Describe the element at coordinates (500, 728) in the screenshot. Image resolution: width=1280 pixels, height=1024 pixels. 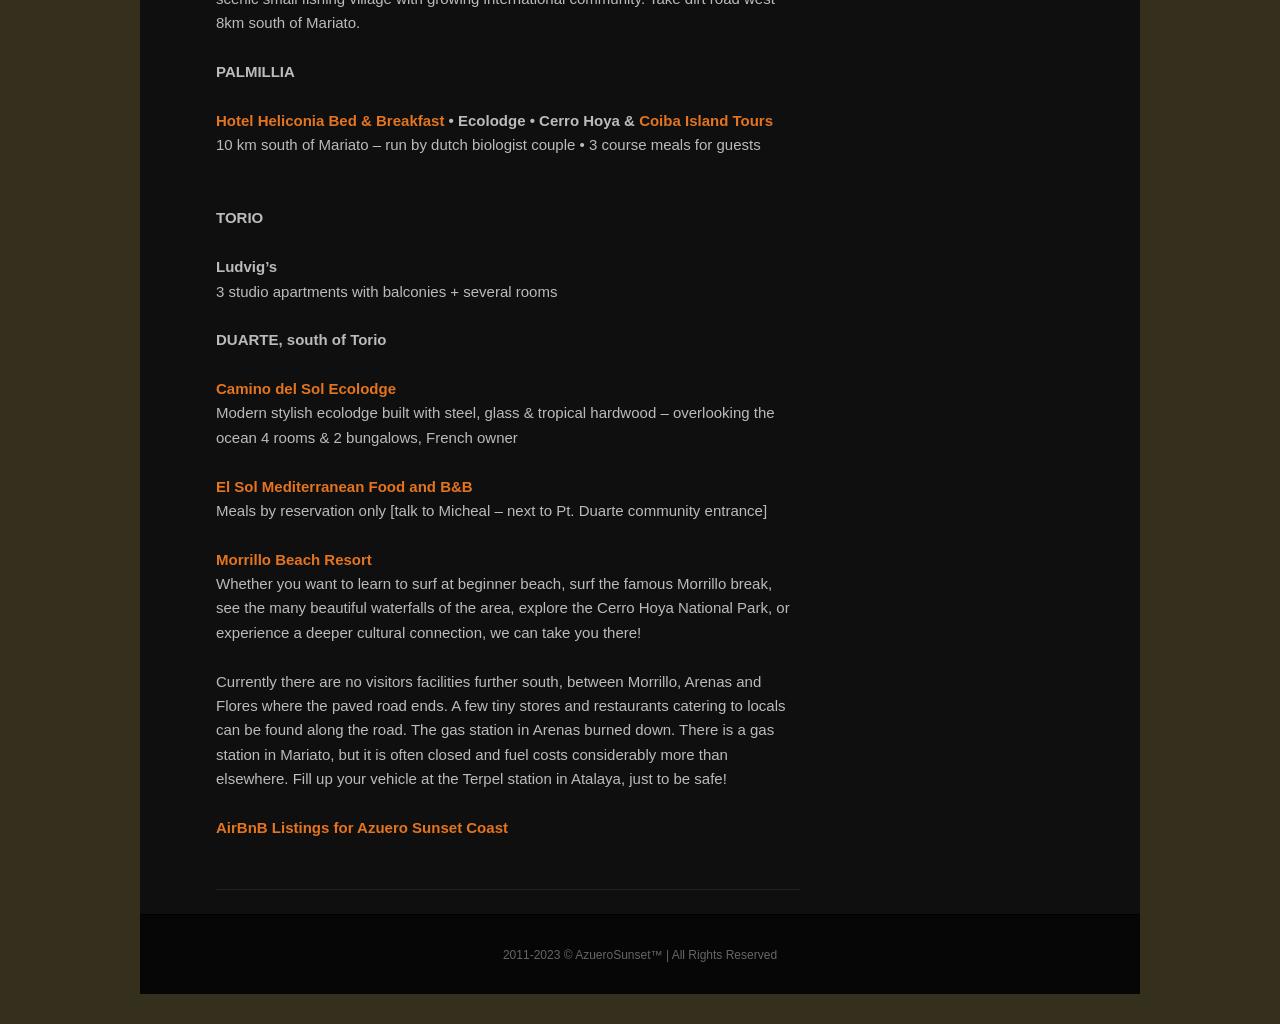
I see `'Currently there are no visitors facilities further south, between Morrillo, Arenas and Flores where the paved road ends. A few tiny stores and restaurants catering to locals can be found along the road. The gas station in Arenas burned down. There is a gas station in Mariato, but it is often closed and fuel costs considerably more than elsewhere. Fill up your vehicle at the Terpel station in Atalaya, just to be safe!'` at that location.